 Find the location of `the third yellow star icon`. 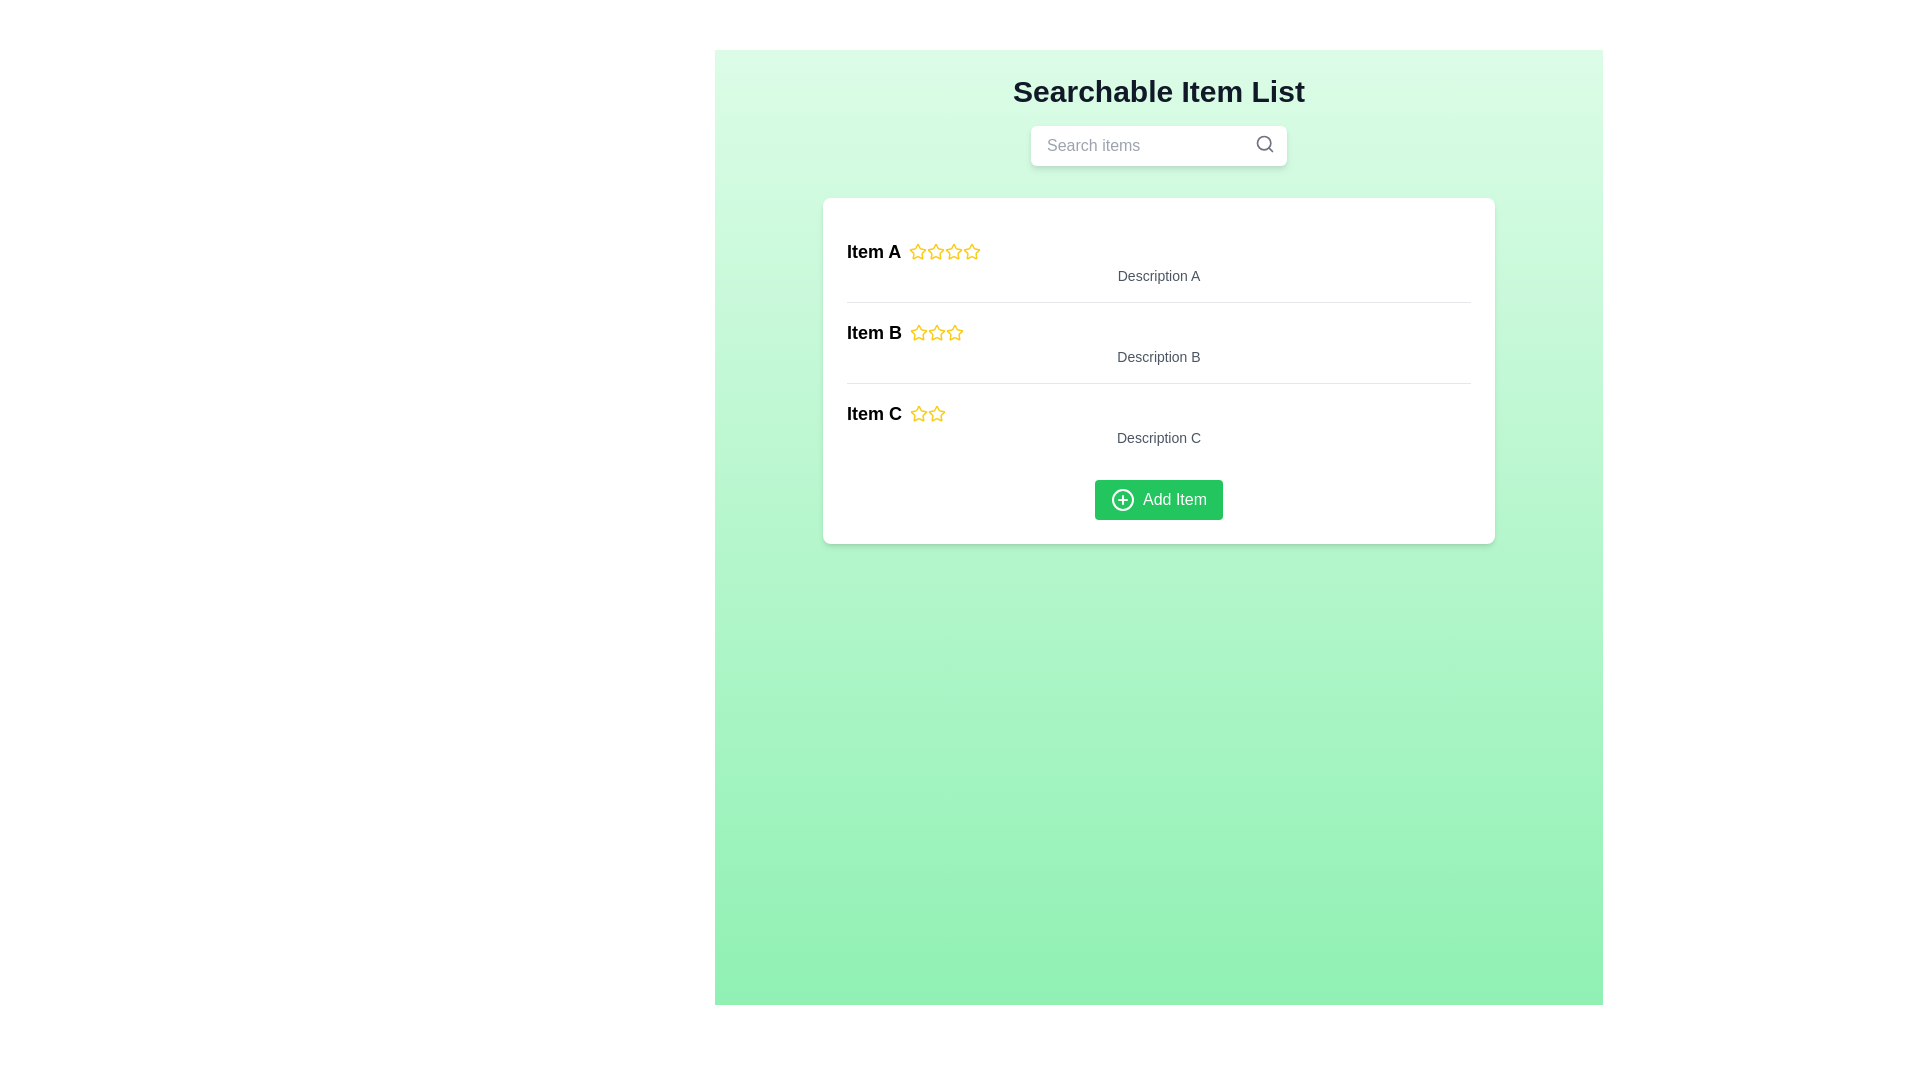

the third yellow star icon is located at coordinates (971, 249).